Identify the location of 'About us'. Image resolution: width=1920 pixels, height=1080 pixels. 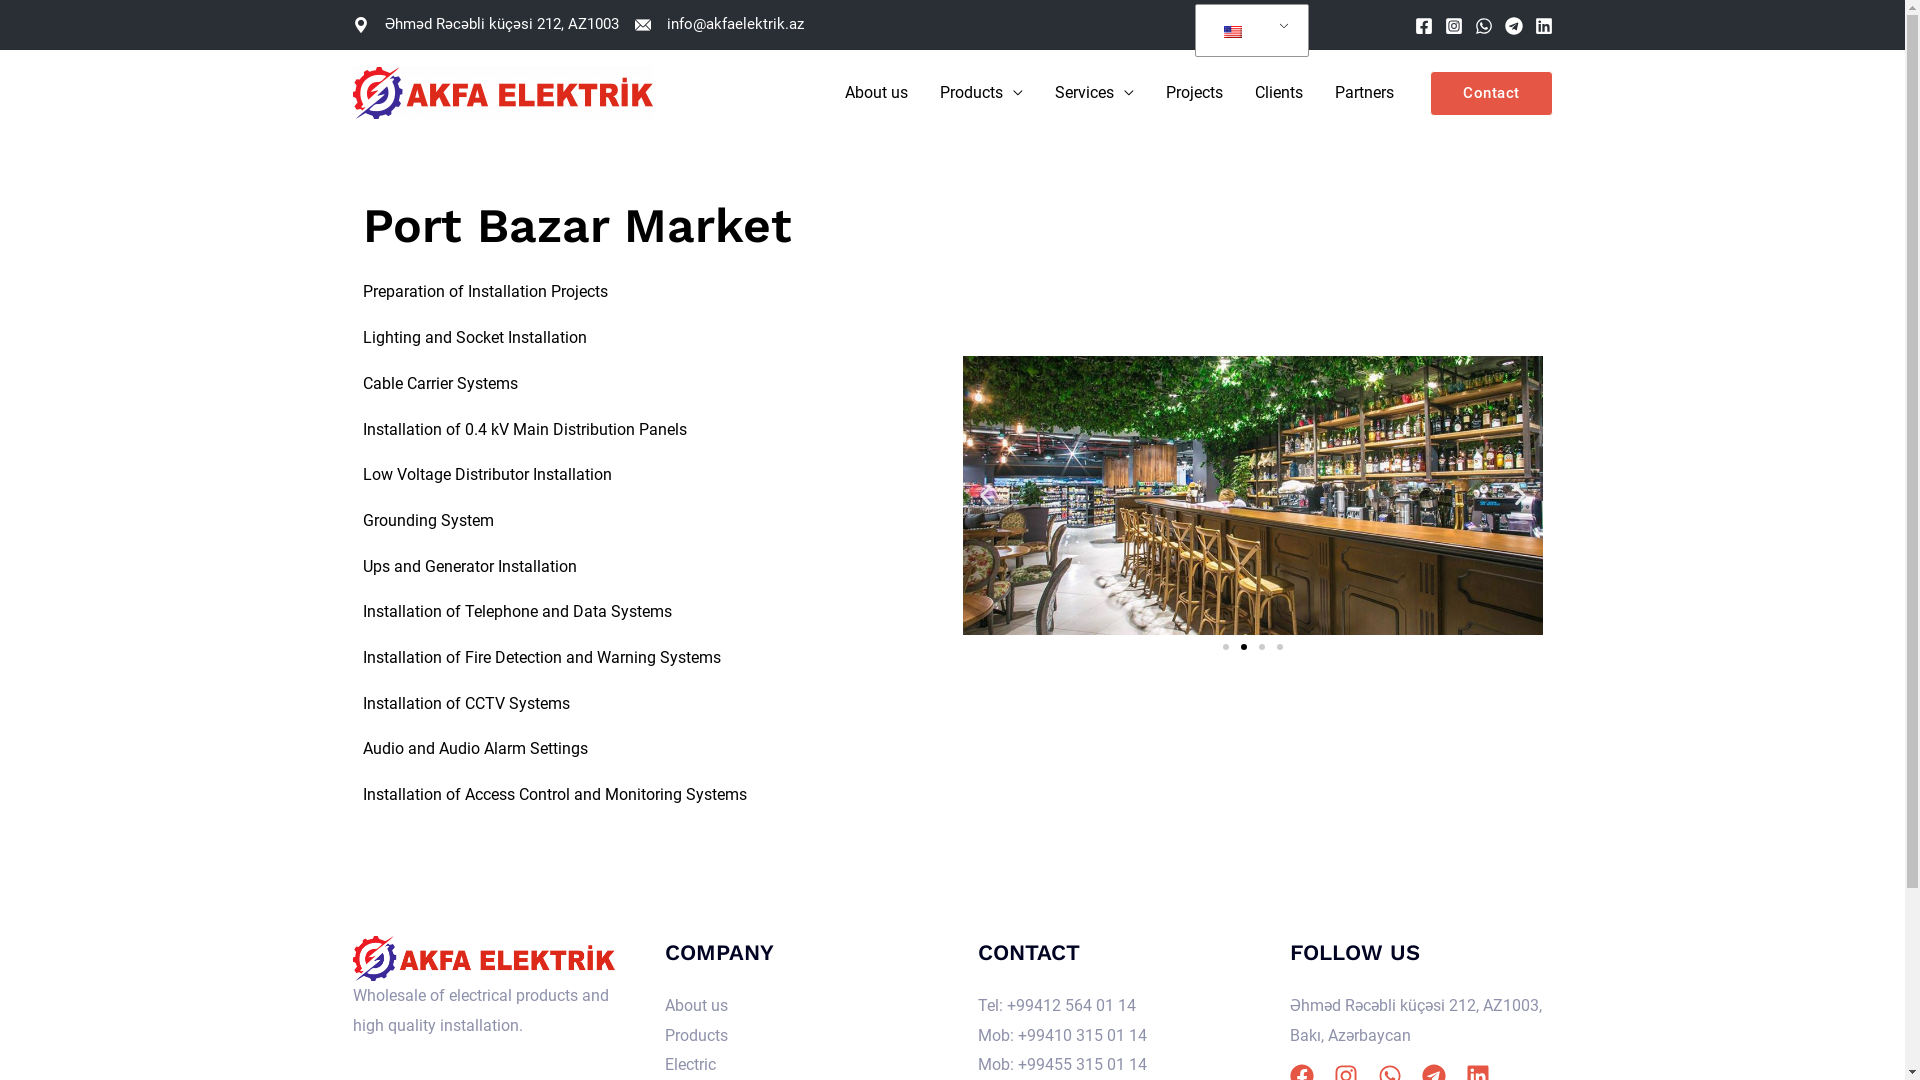
(696, 1005).